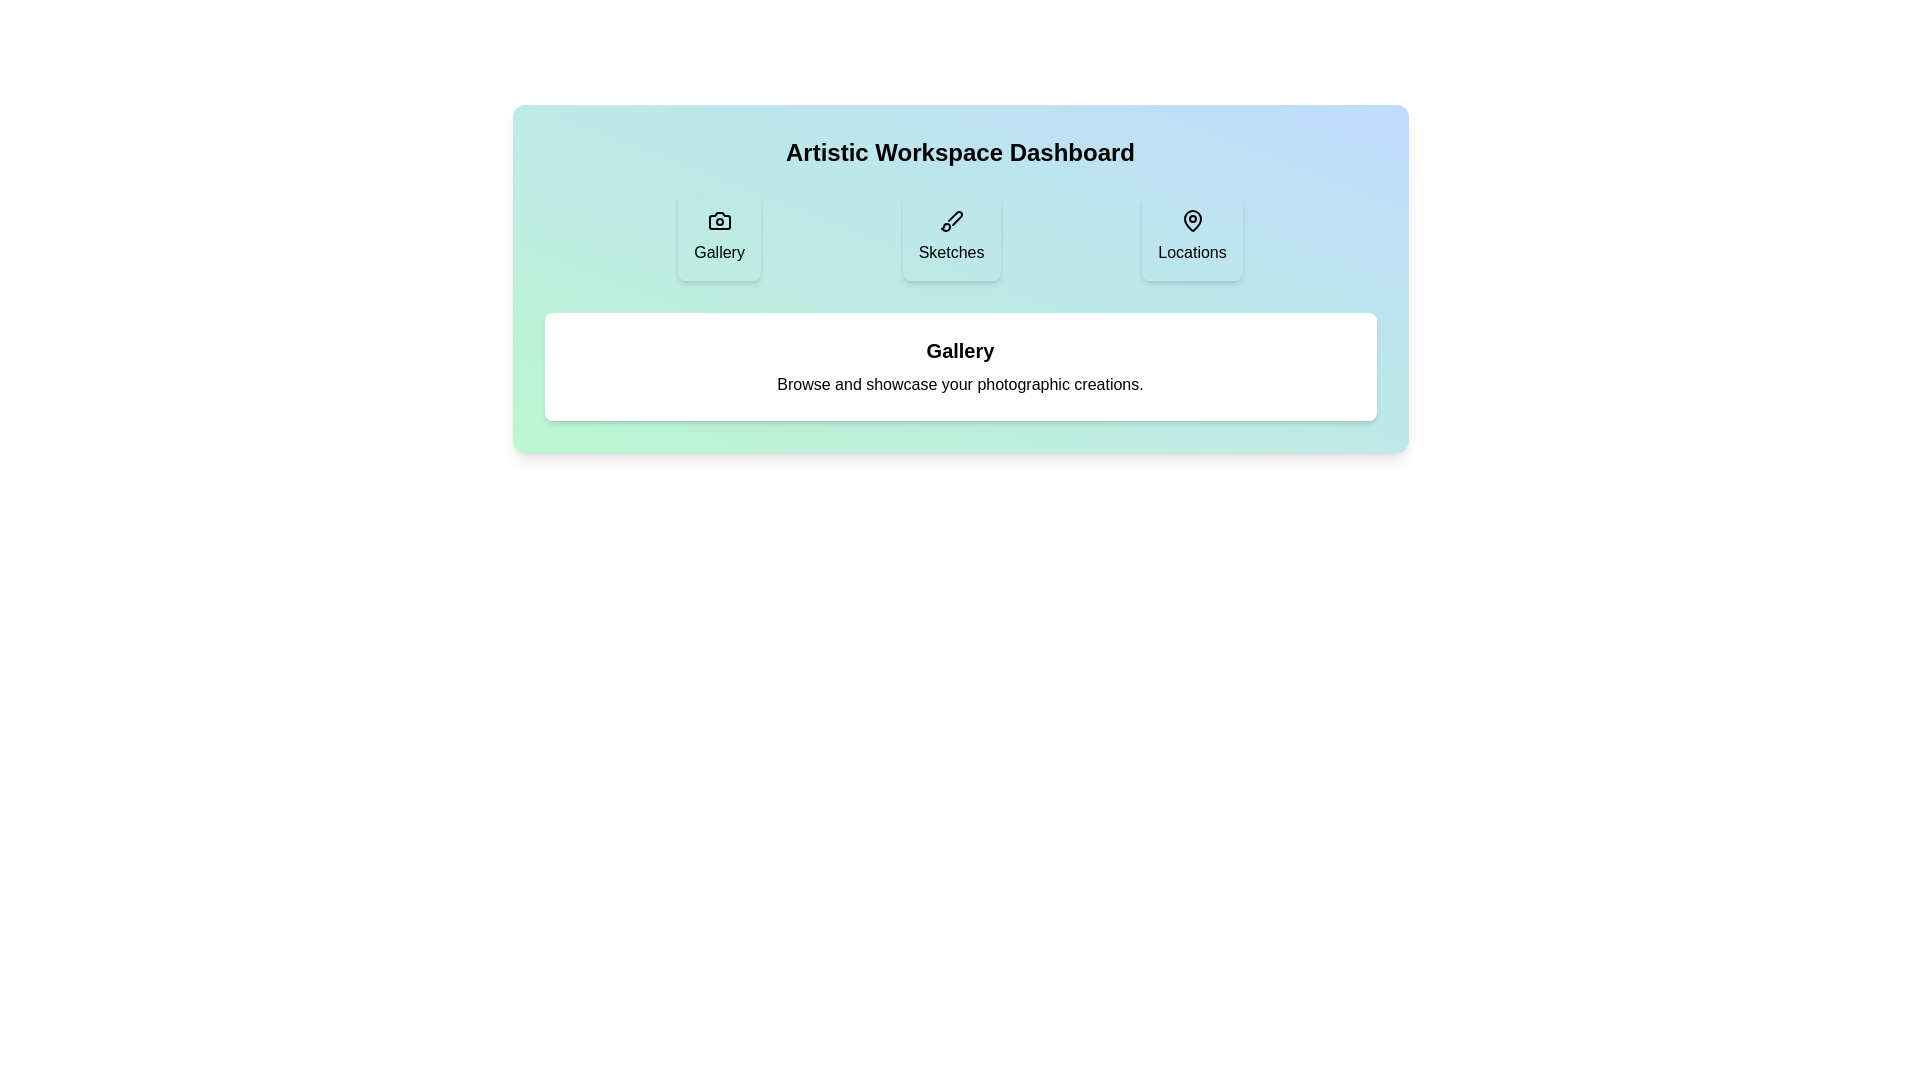  Describe the element at coordinates (1192, 235) in the screenshot. I see `the Locations tab by clicking on its button` at that location.